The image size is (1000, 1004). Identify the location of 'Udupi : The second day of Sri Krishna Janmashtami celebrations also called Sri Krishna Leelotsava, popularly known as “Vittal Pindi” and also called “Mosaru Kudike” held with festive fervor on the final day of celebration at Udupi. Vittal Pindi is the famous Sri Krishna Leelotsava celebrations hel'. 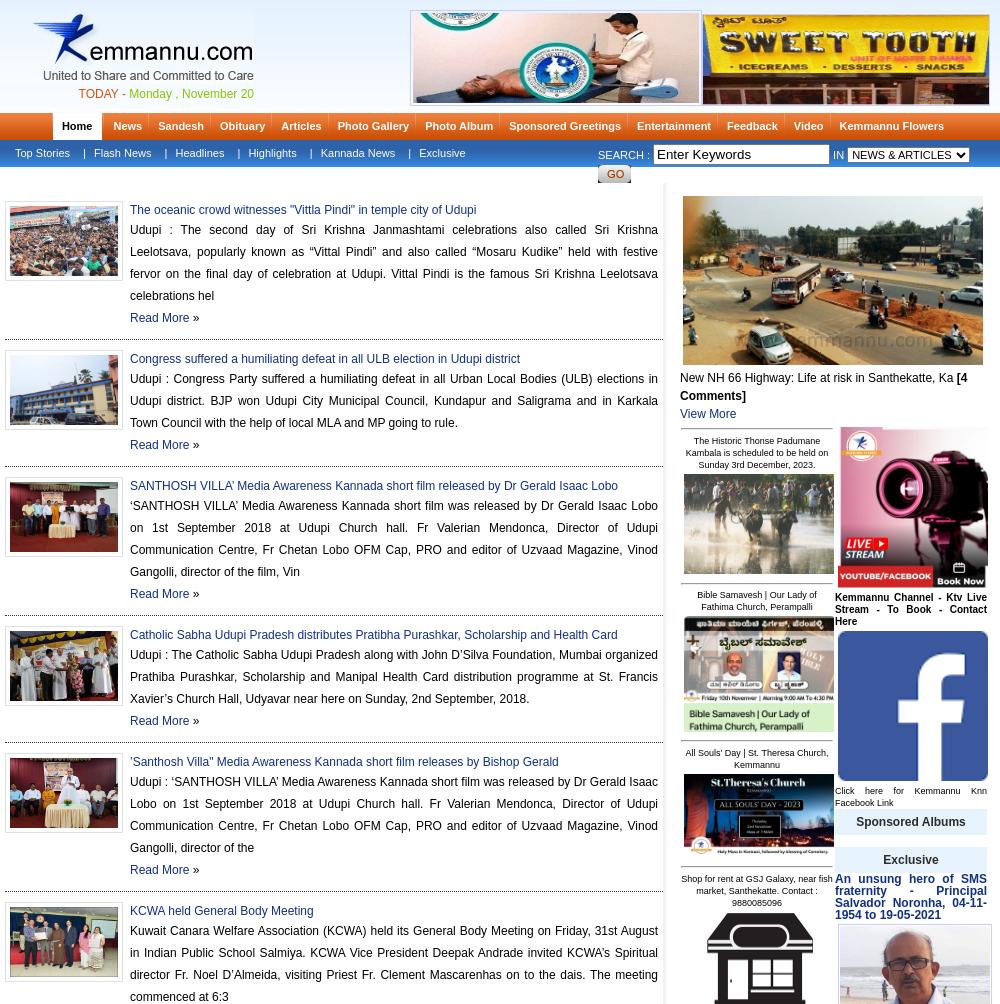
(394, 263).